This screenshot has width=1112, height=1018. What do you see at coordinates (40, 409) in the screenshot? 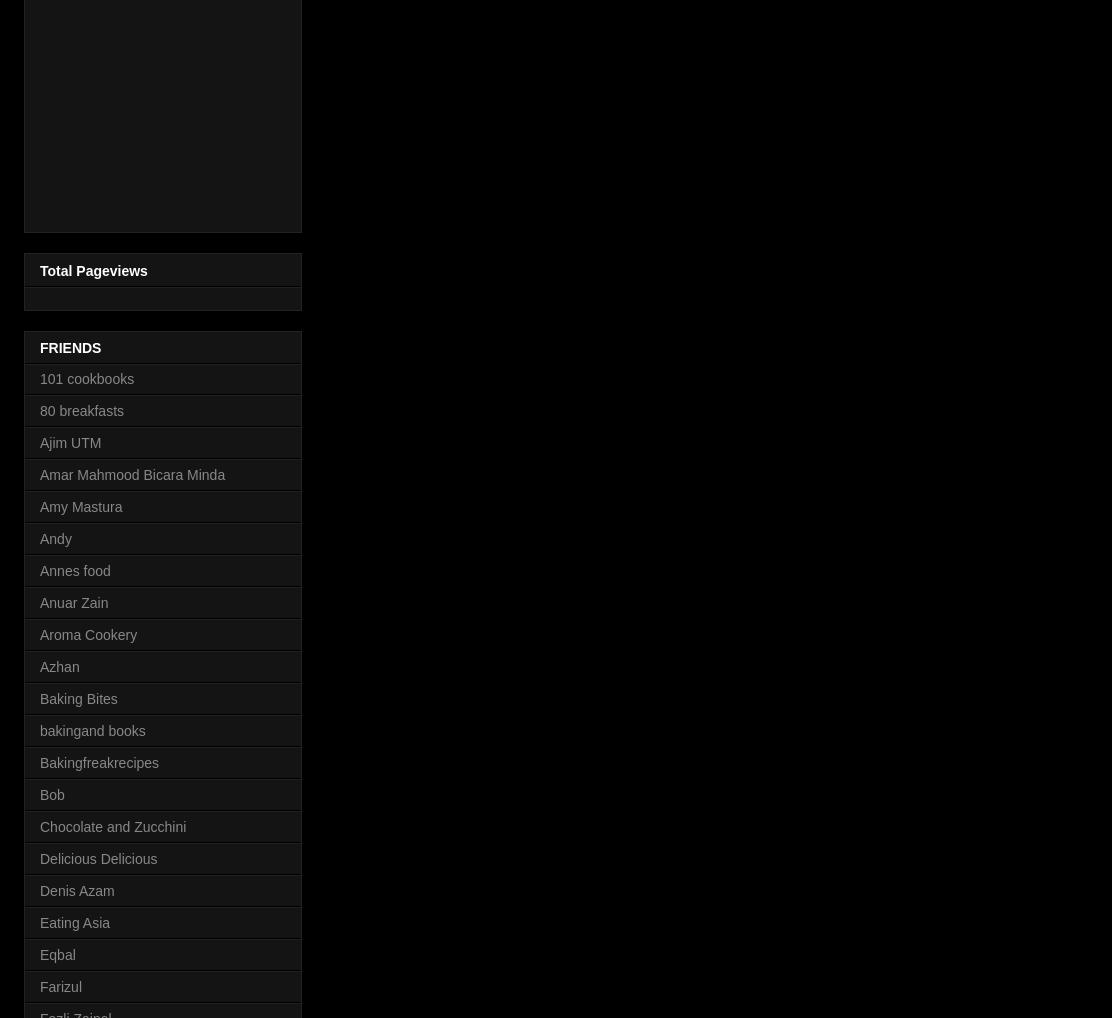
I see `'80 breakfasts'` at bounding box center [40, 409].